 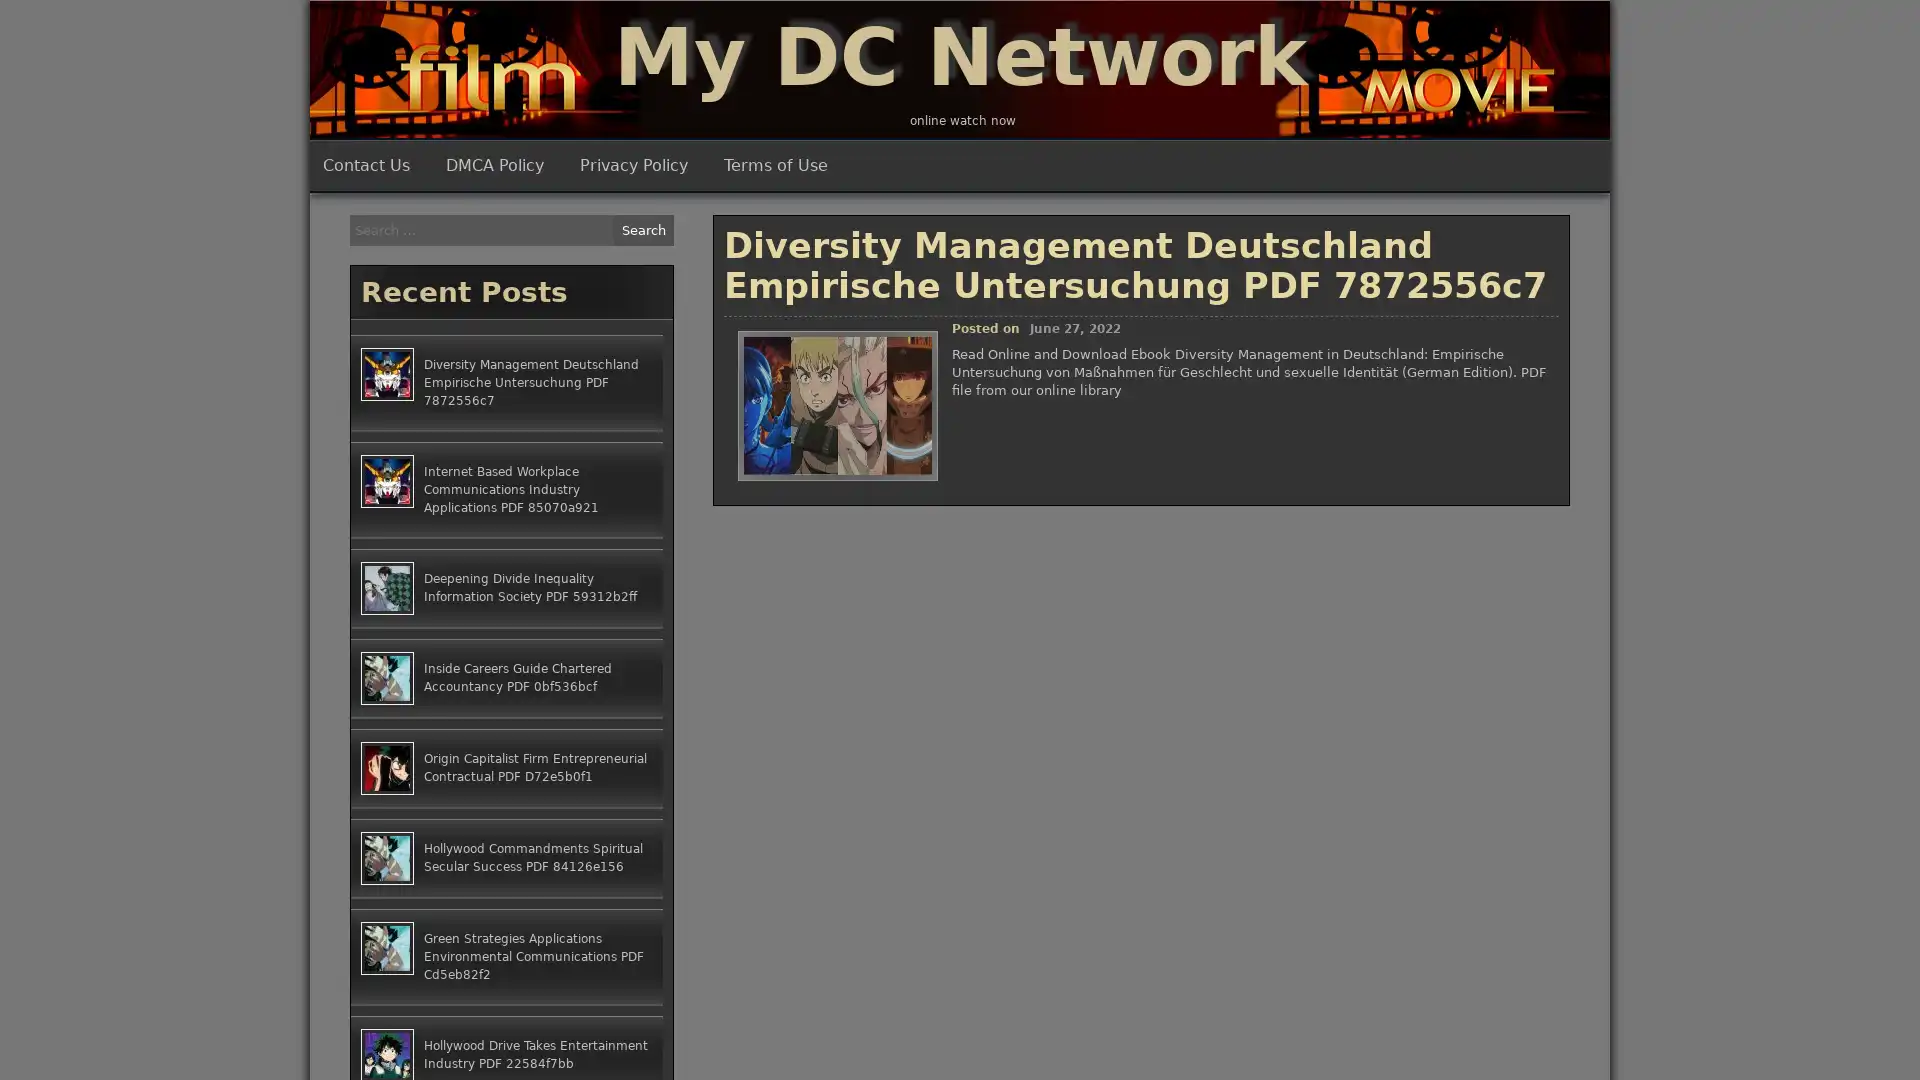 I want to click on Search, so click(x=643, y=229).